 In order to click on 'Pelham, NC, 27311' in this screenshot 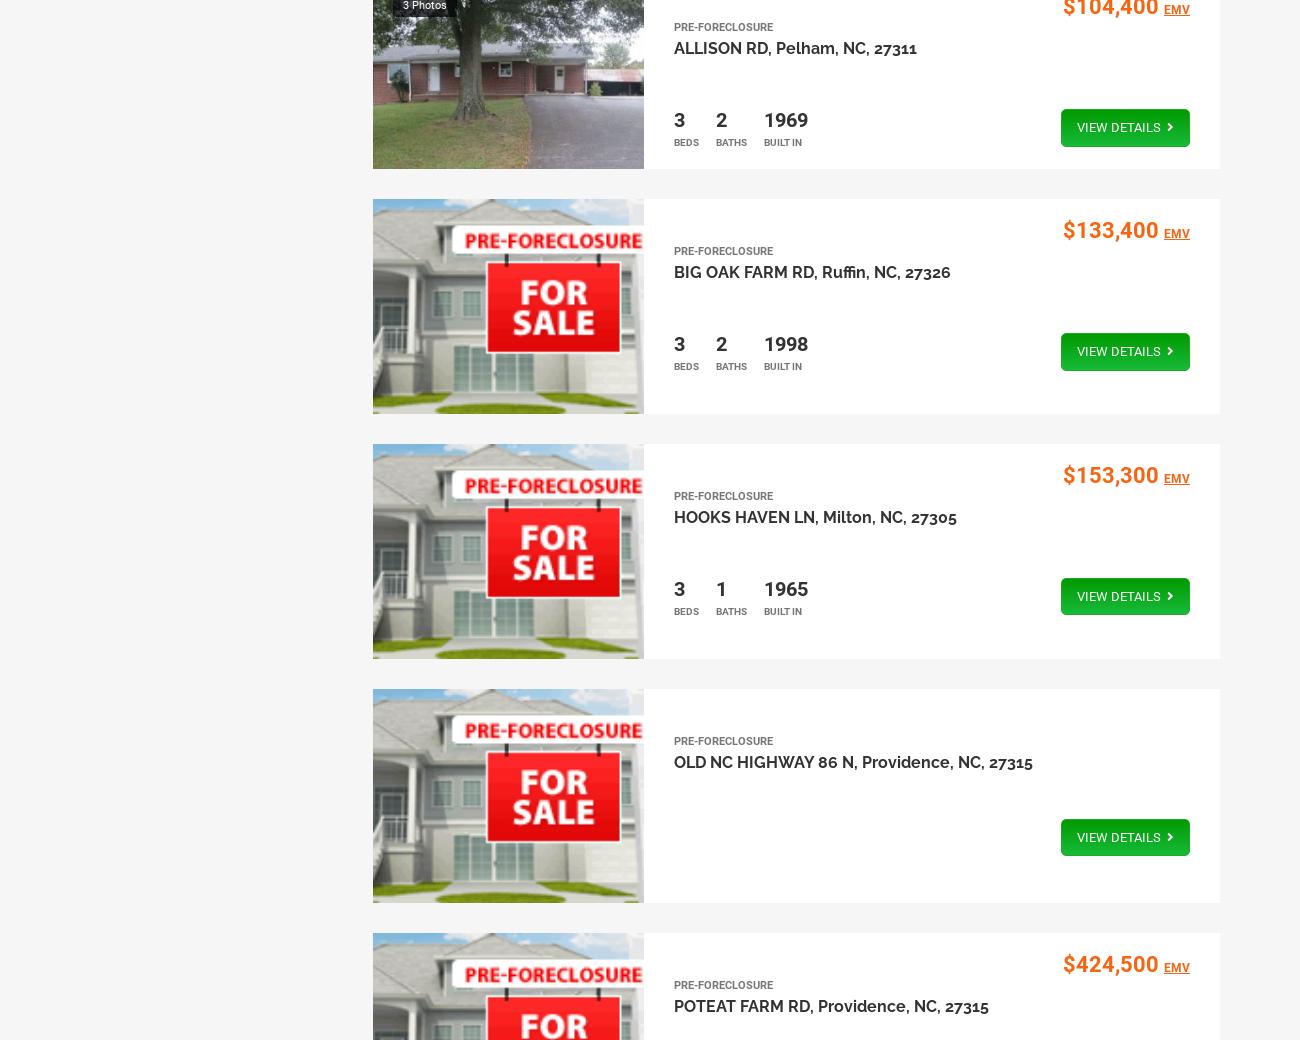, I will do `click(845, 47)`.